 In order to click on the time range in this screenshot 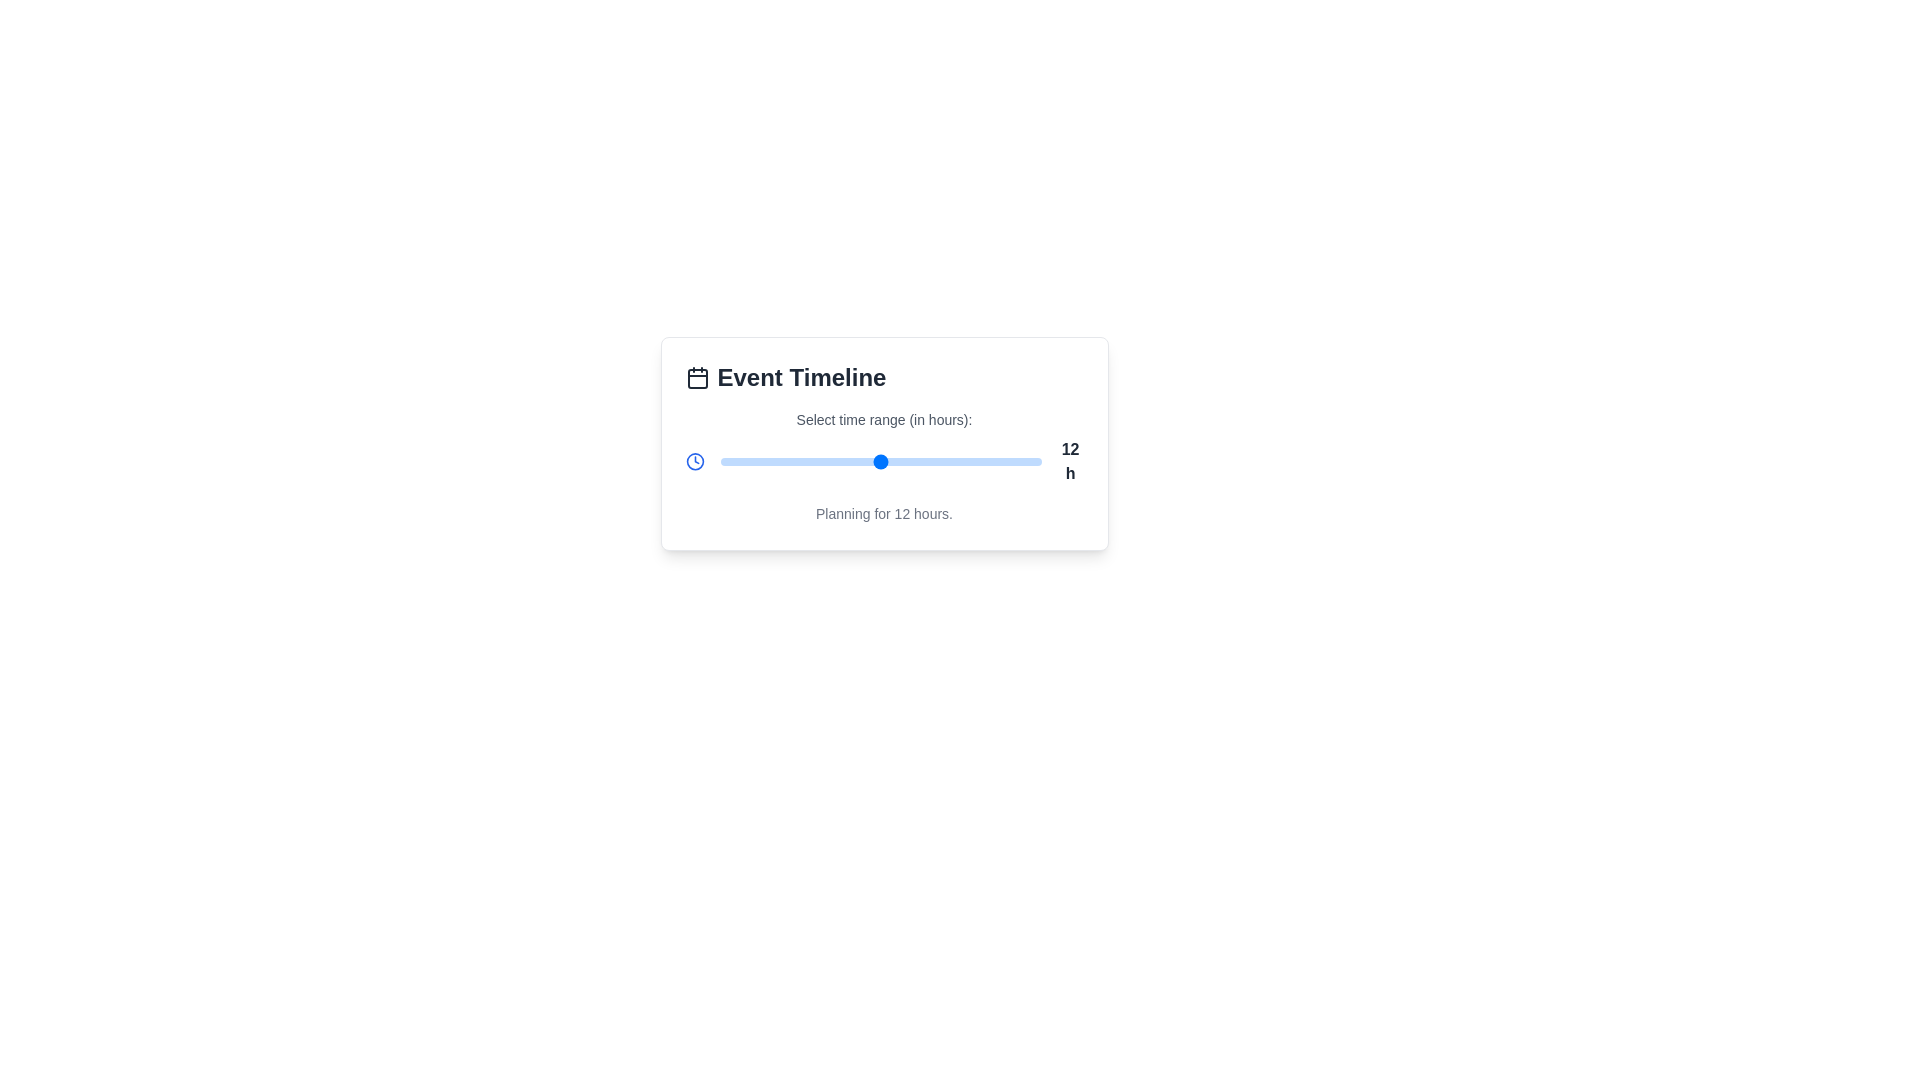, I will do `click(920, 462)`.